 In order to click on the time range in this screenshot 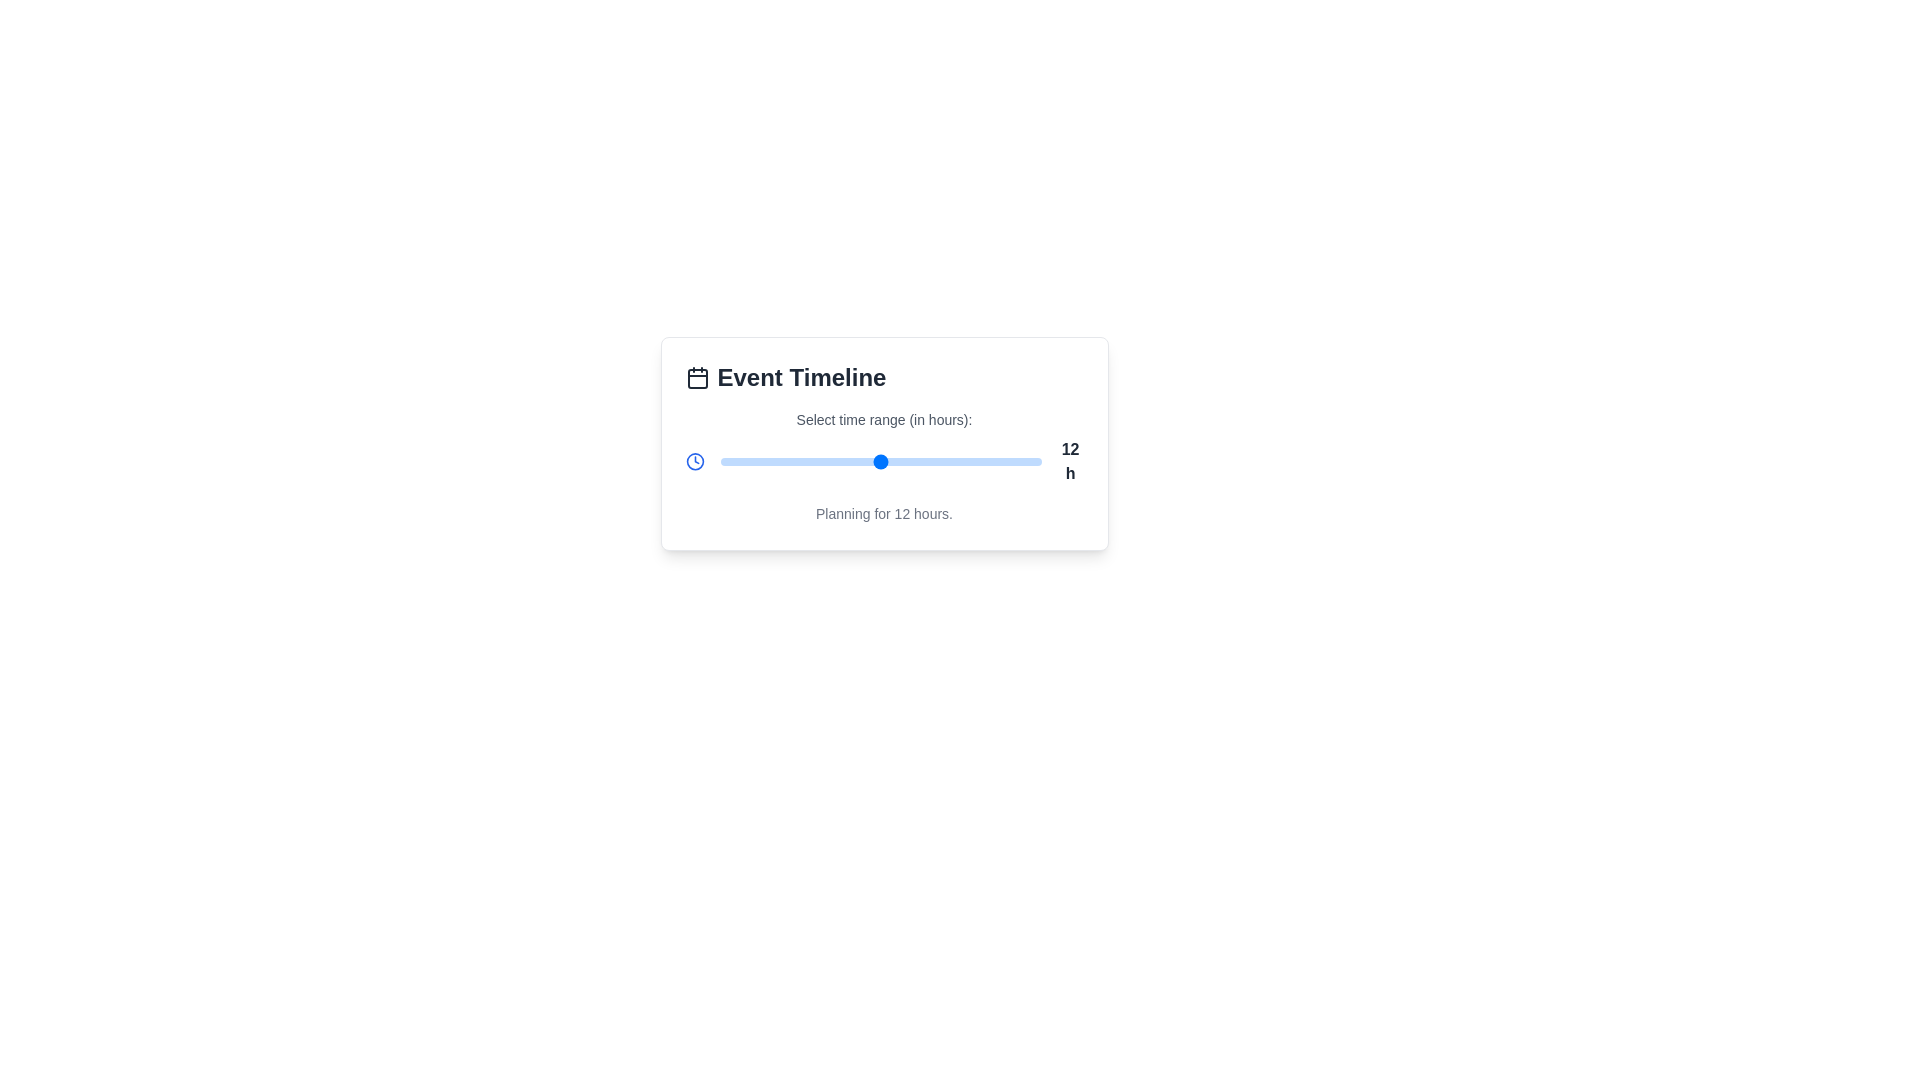, I will do `click(920, 462)`.